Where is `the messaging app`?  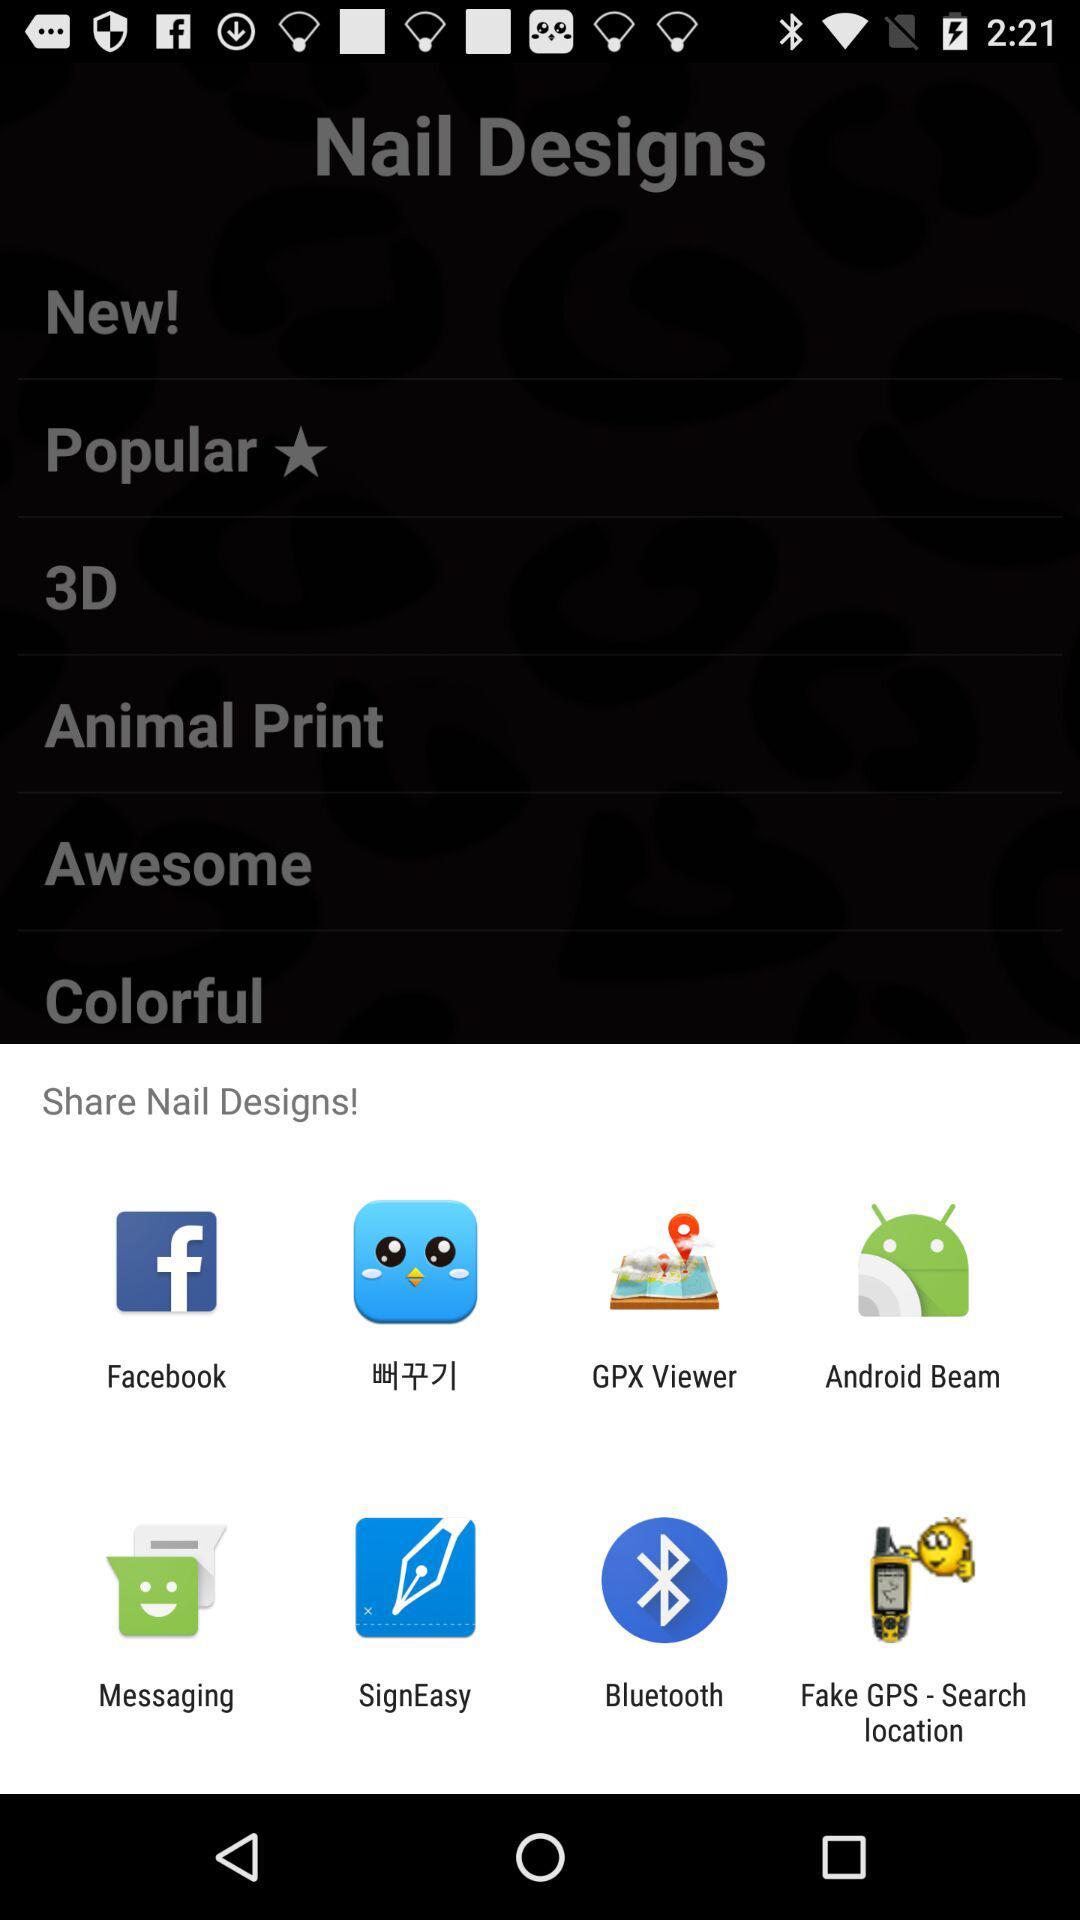 the messaging app is located at coordinates (165, 1711).